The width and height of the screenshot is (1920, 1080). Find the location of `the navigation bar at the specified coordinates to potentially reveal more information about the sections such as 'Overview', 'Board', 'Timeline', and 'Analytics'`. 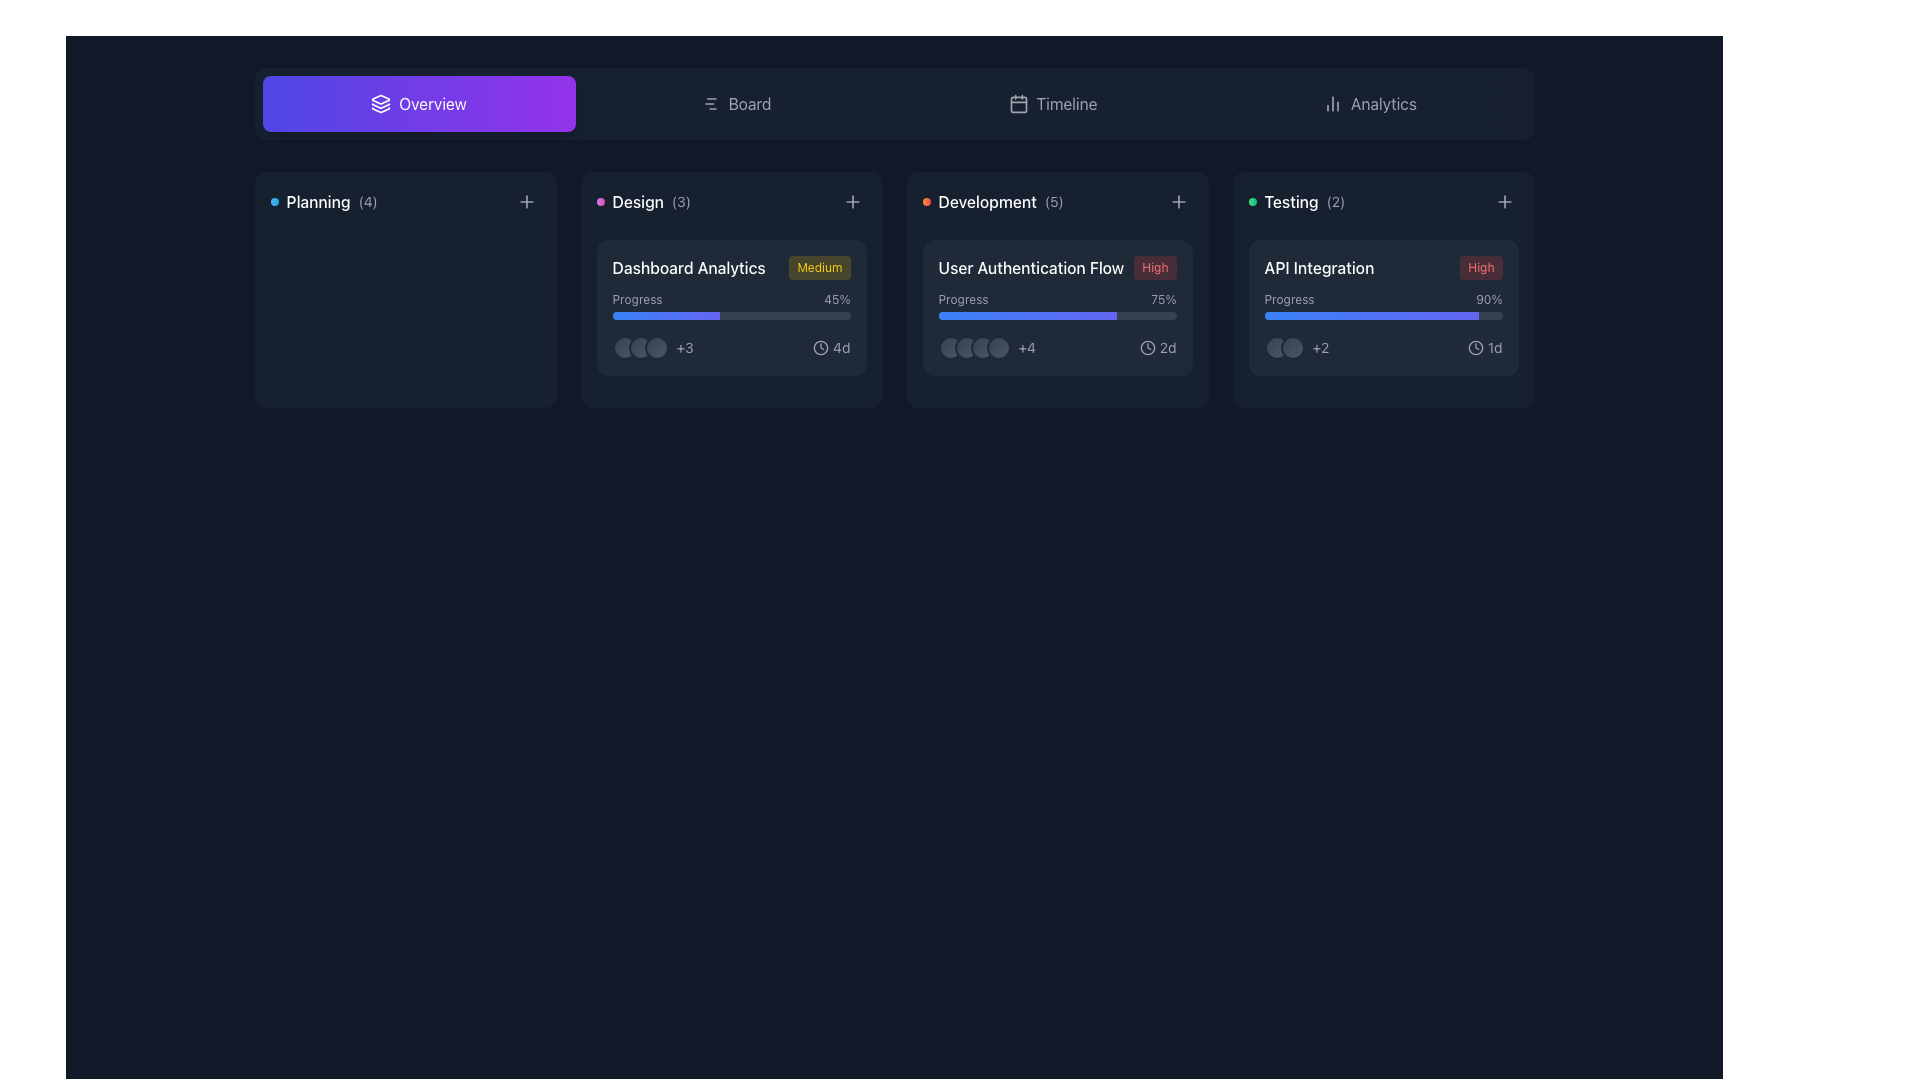

the navigation bar at the specified coordinates to potentially reveal more information about the sections such as 'Overview', 'Board', 'Timeline', and 'Analytics' is located at coordinates (893, 104).